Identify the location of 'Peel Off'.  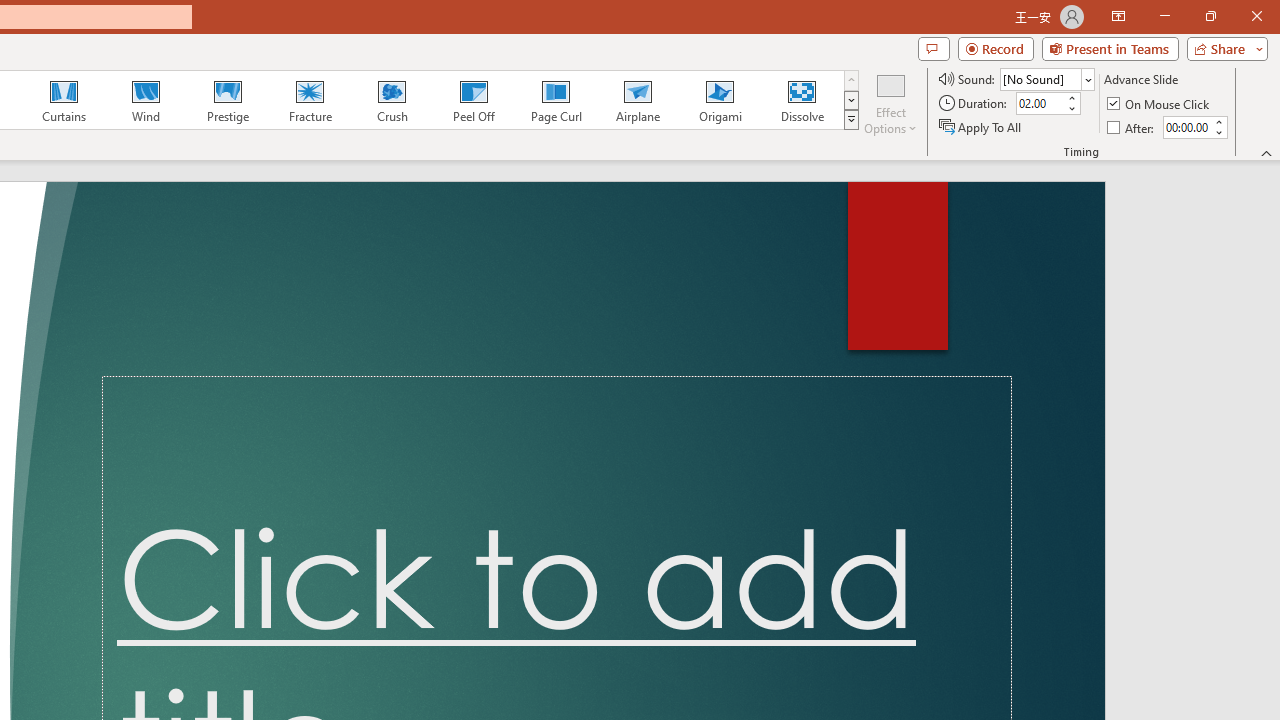
(472, 100).